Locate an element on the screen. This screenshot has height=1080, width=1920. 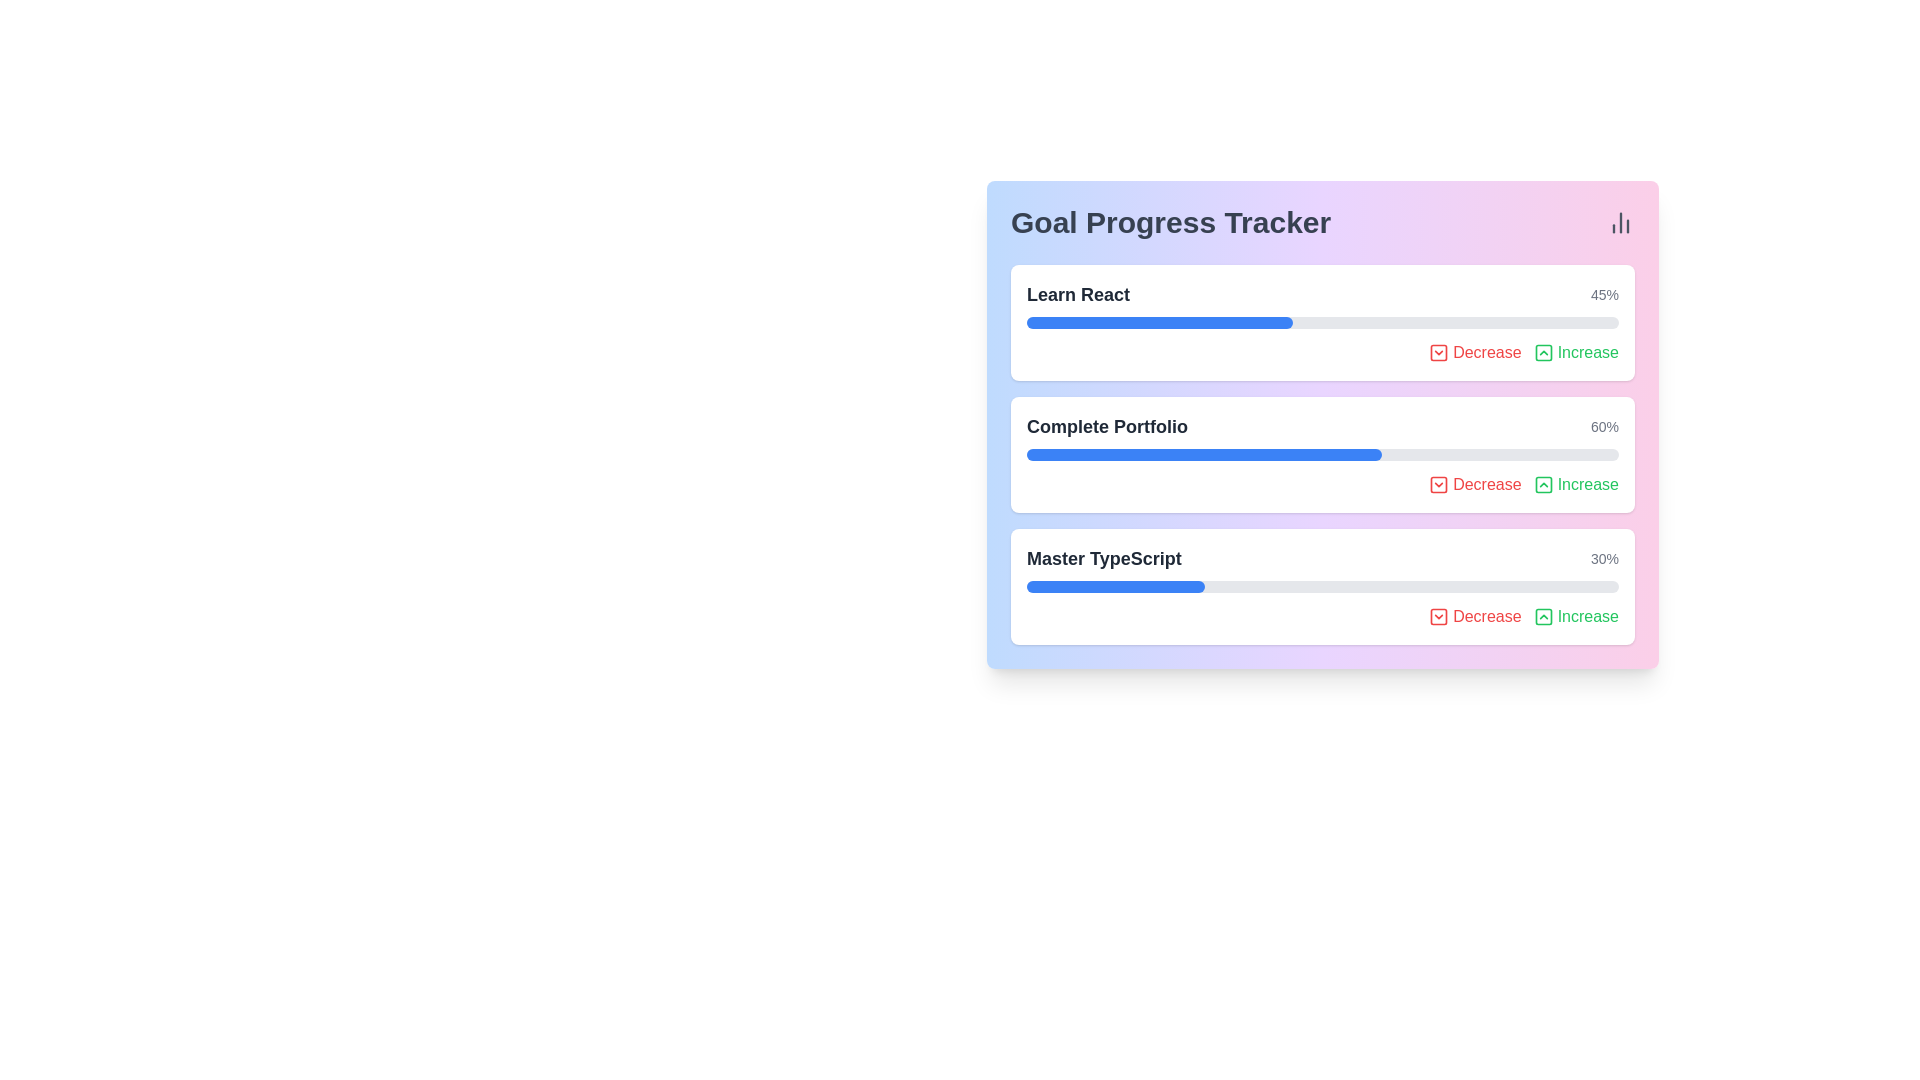
the 'Decrease' icon located within the 'Decrease' button of the third goal entry ('Master TypeScript') is located at coordinates (1438, 616).